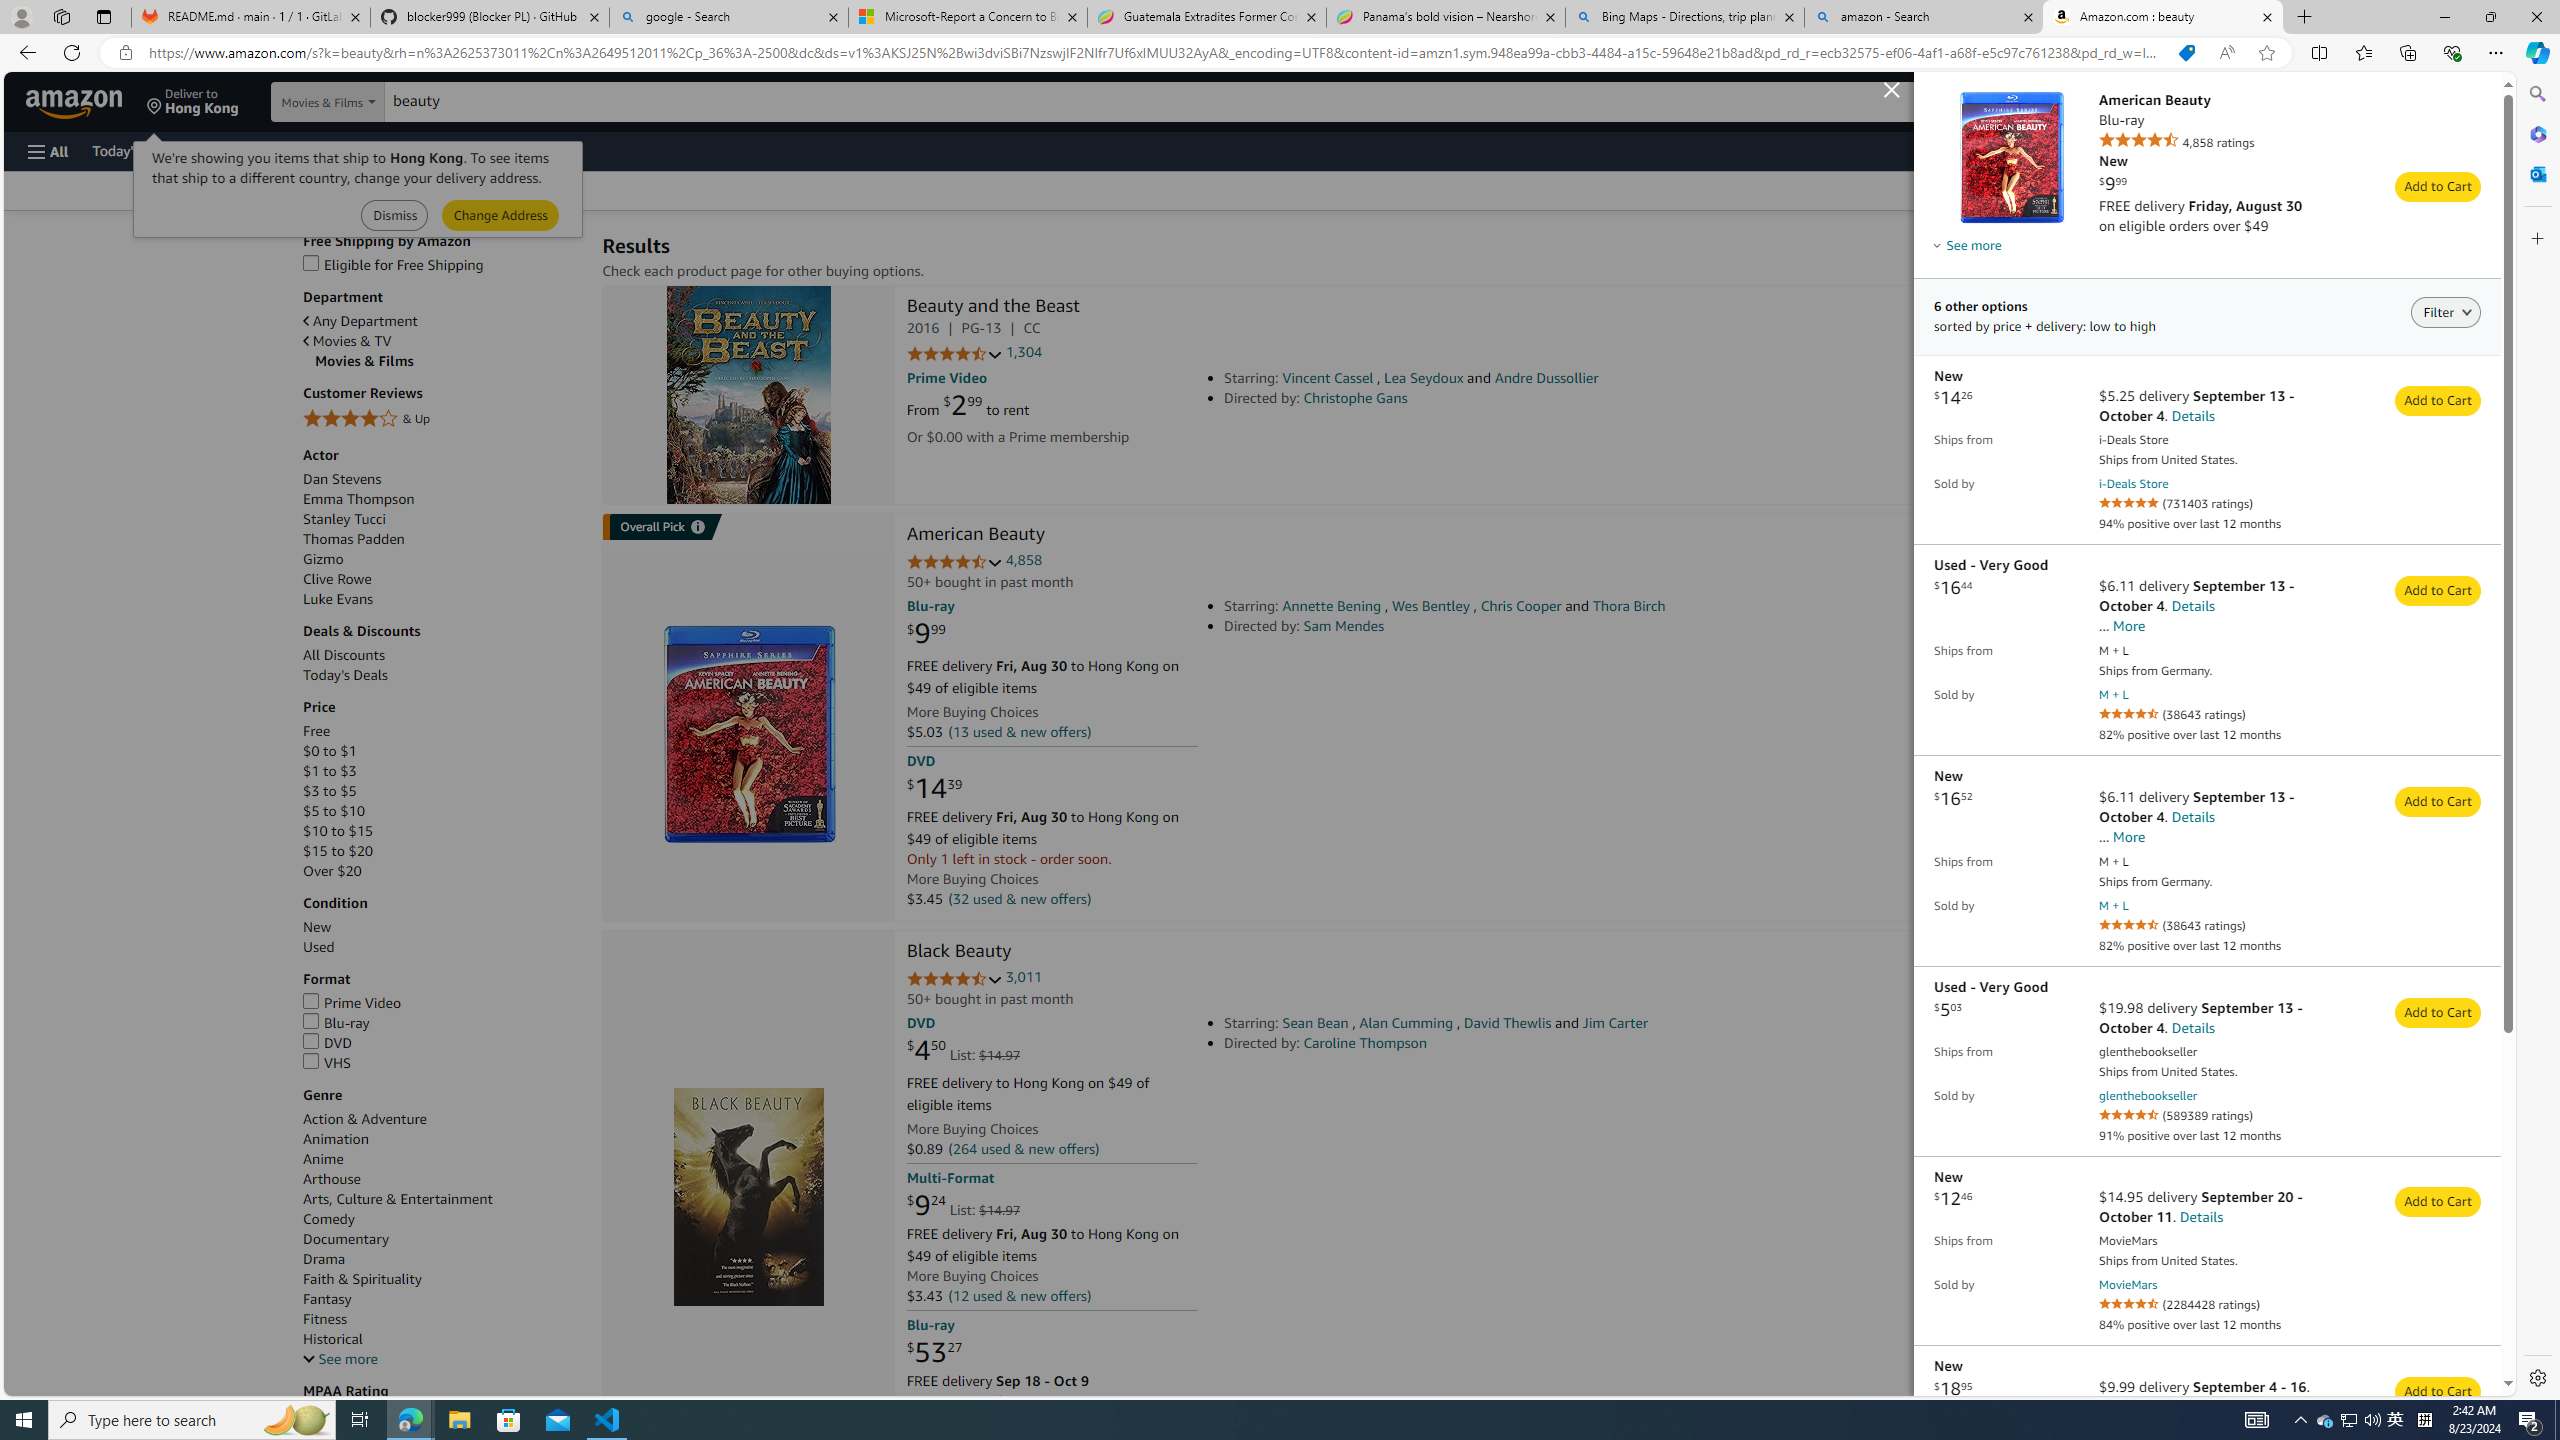 This screenshot has height=1440, width=2560. I want to click on 'Animation', so click(334, 1138).